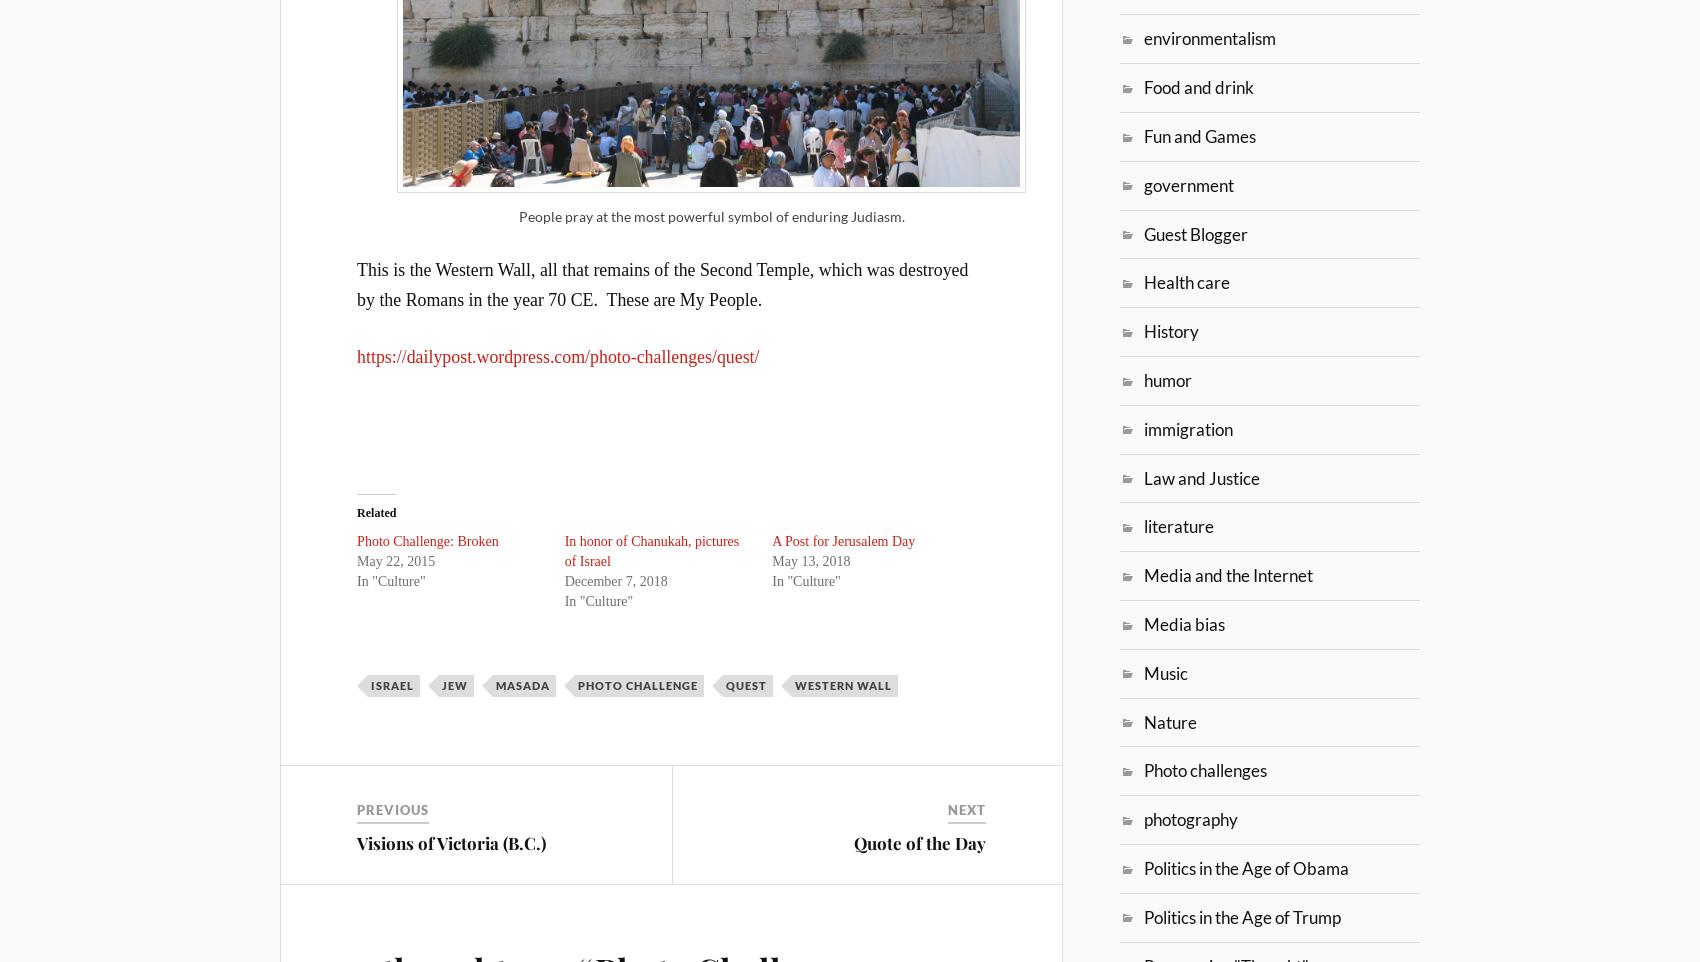  Describe the element at coordinates (638, 683) in the screenshot. I see `'Photo Challenge'` at that location.